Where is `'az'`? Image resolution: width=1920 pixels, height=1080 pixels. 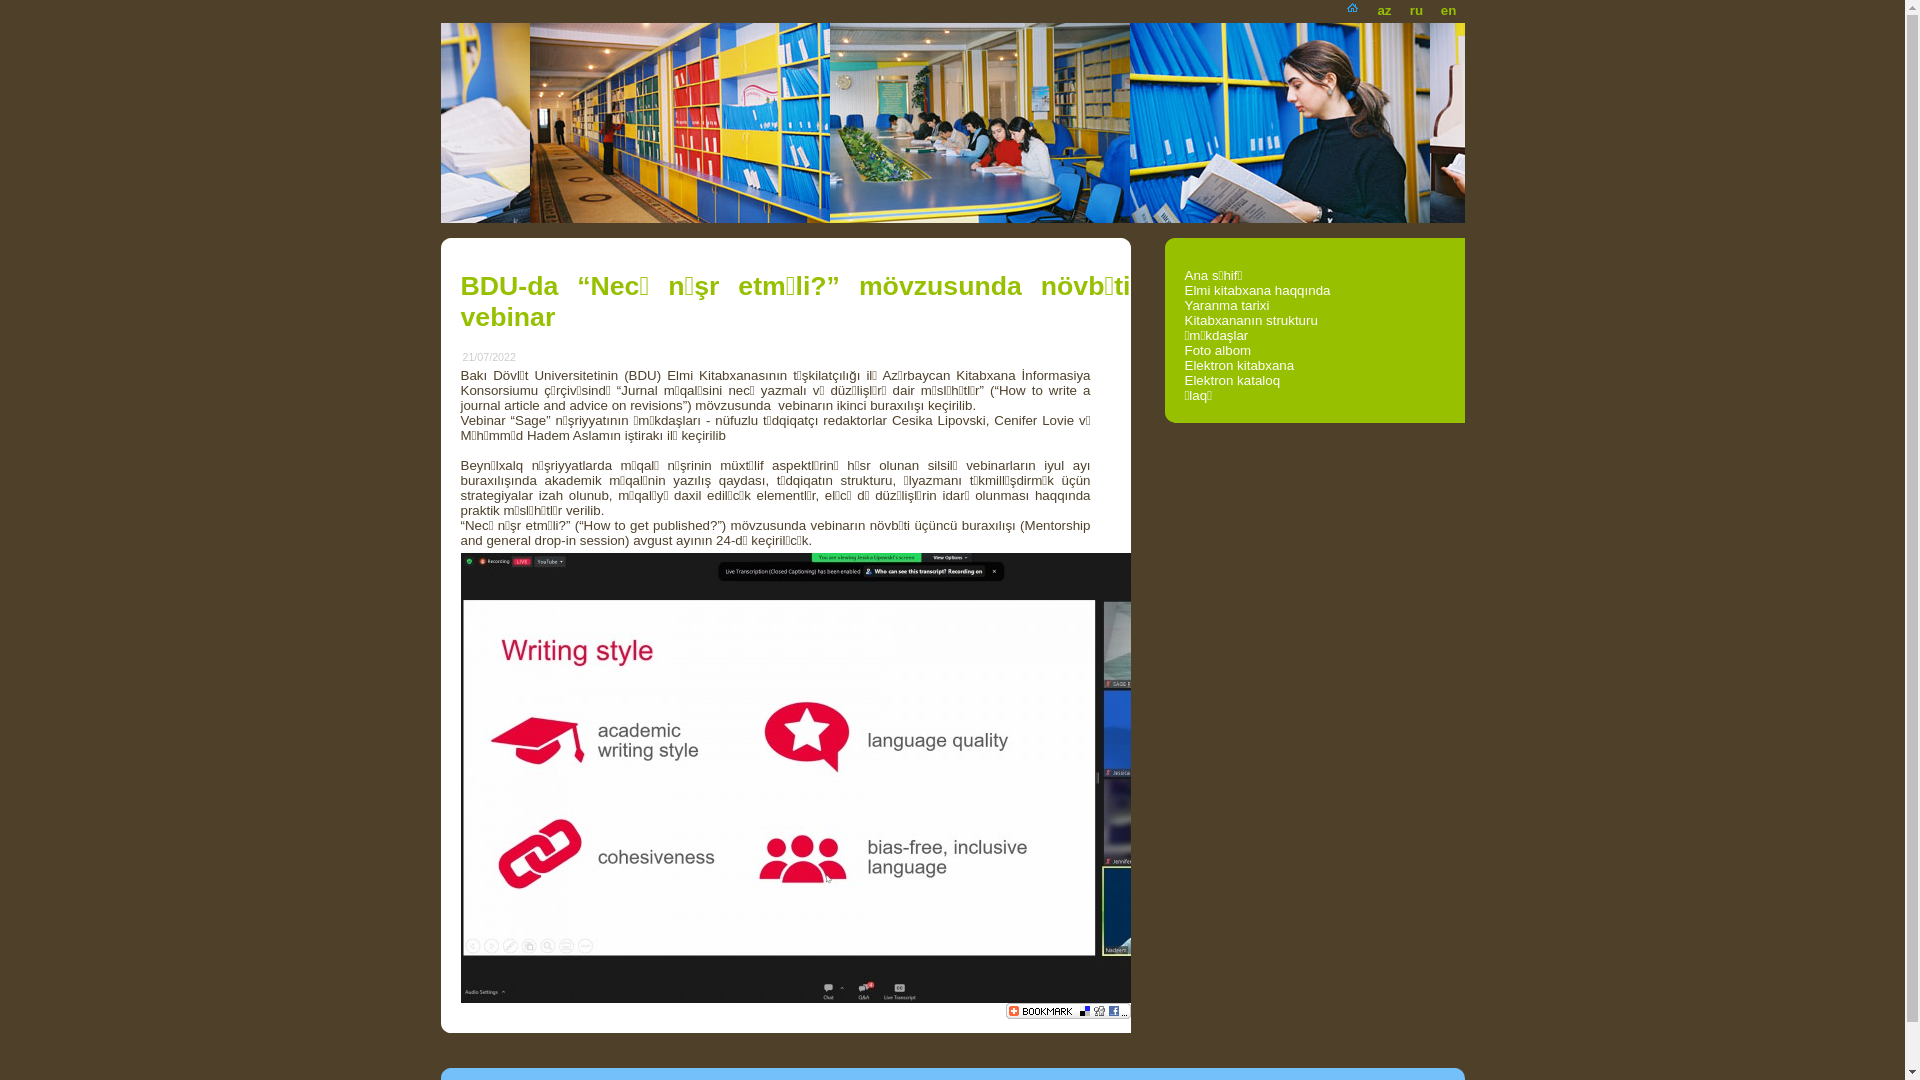 'az' is located at coordinates (1382, 6).